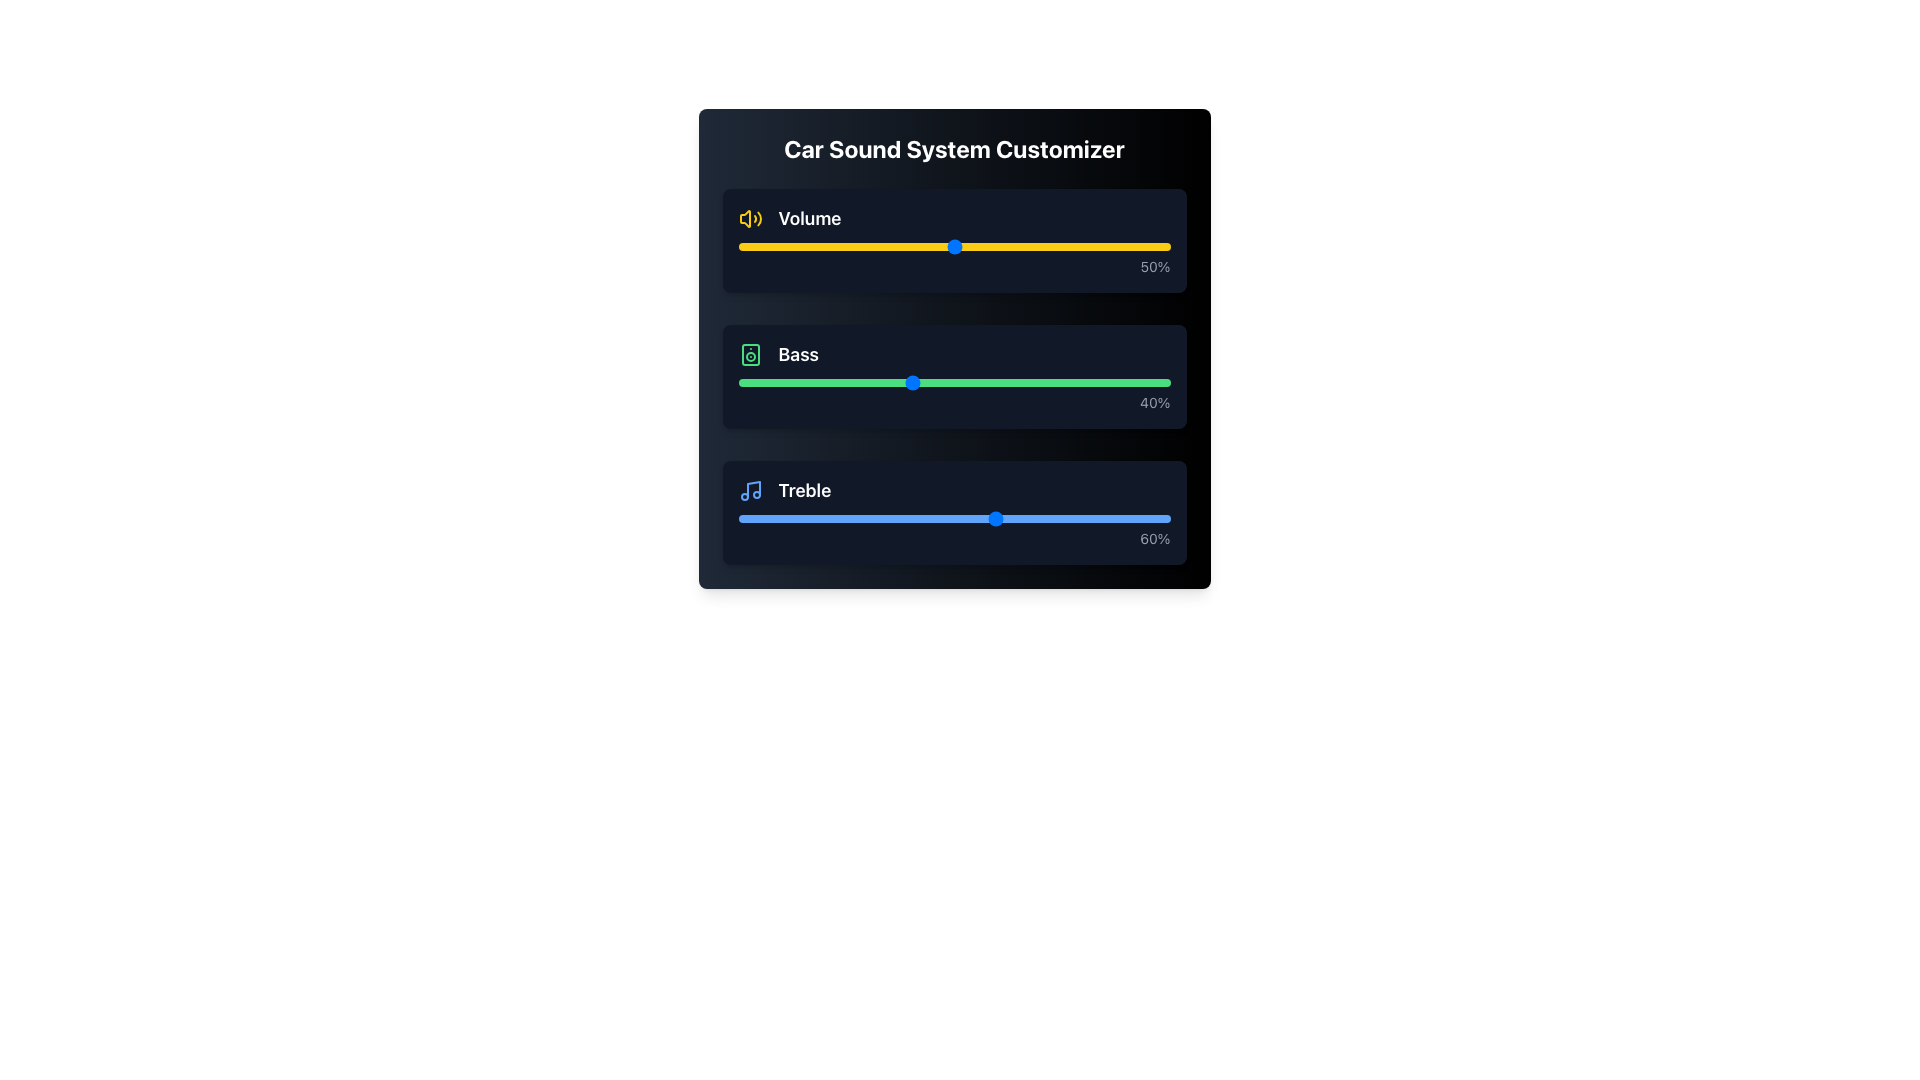  Describe the element at coordinates (749, 353) in the screenshot. I see `the green speaker icon that represents bass settings, located to the immediate left of the 'Bass' label in the adjustment row` at that location.